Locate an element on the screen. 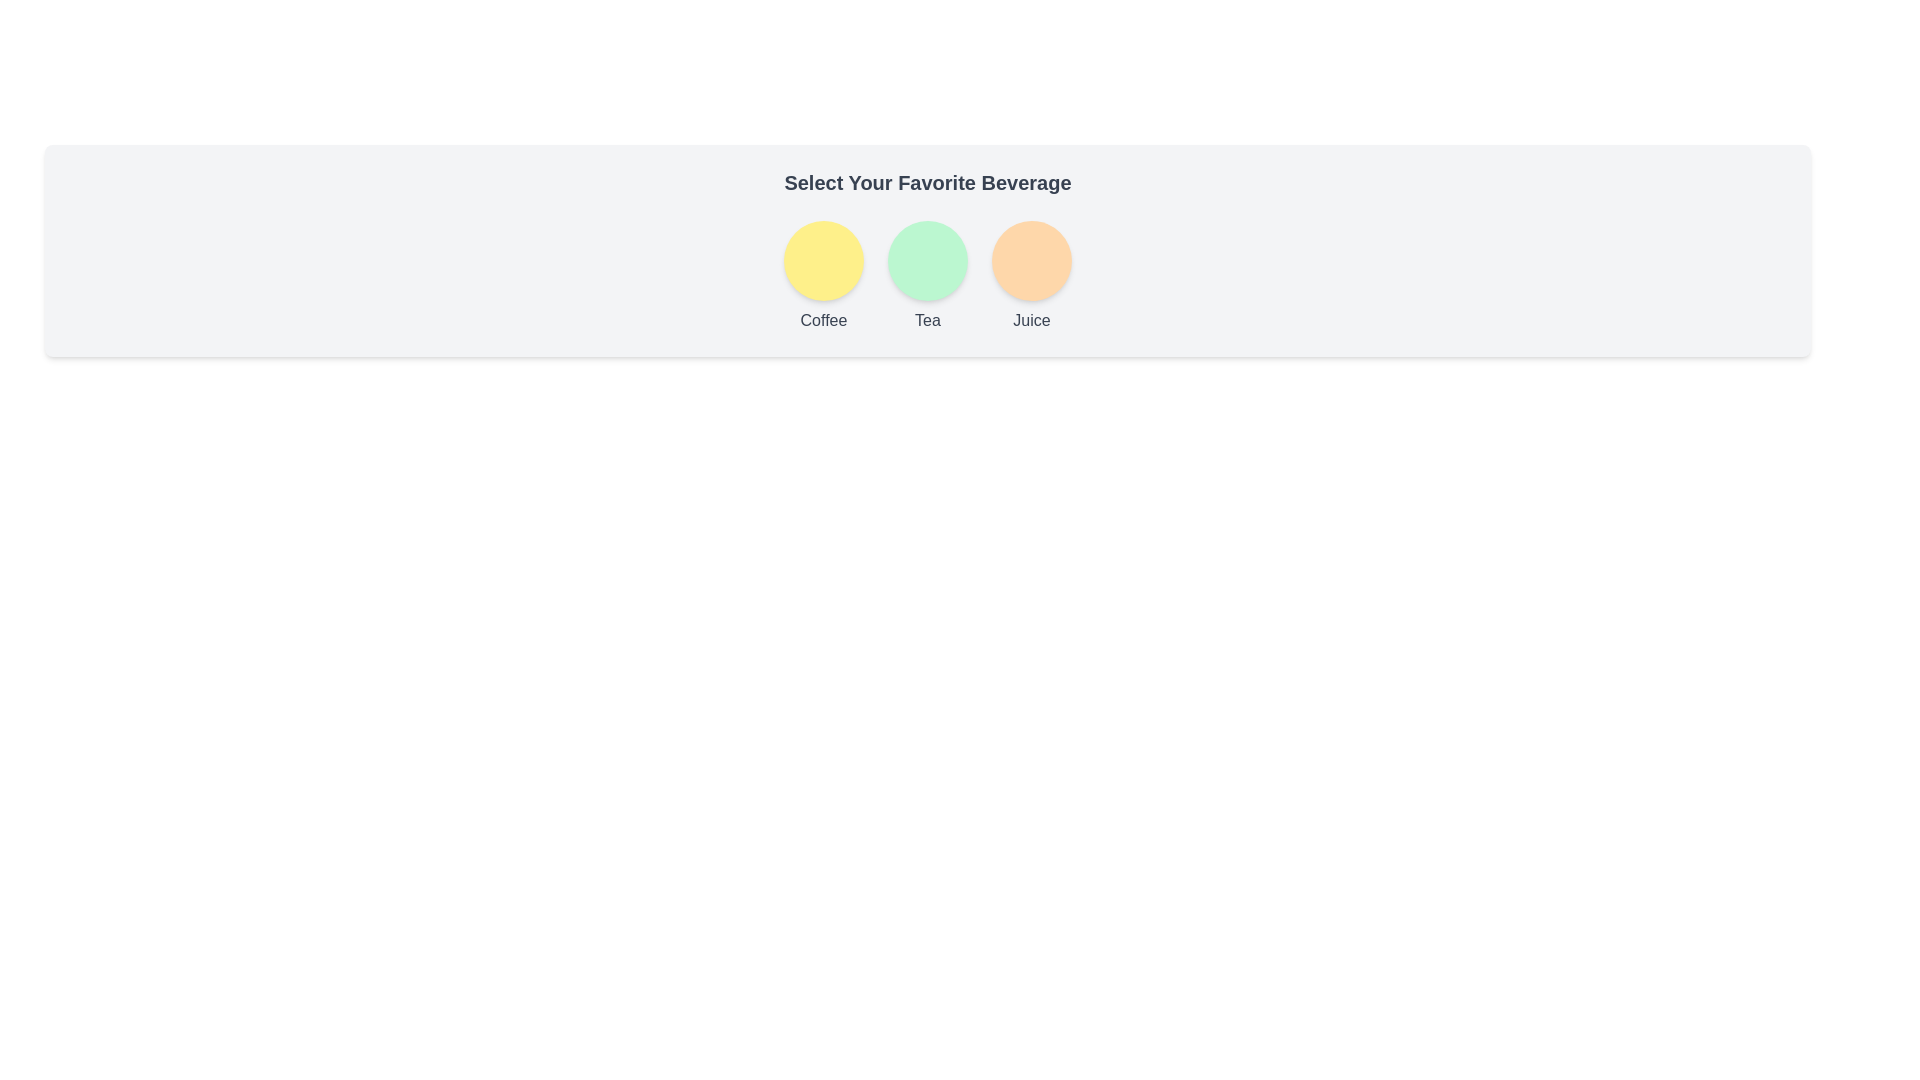 This screenshot has width=1920, height=1080. text of the label indicating the favorite beverage option, which is located below the green circular icon for Tea in the middle option of the selectable beverage area is located at coordinates (926, 319).